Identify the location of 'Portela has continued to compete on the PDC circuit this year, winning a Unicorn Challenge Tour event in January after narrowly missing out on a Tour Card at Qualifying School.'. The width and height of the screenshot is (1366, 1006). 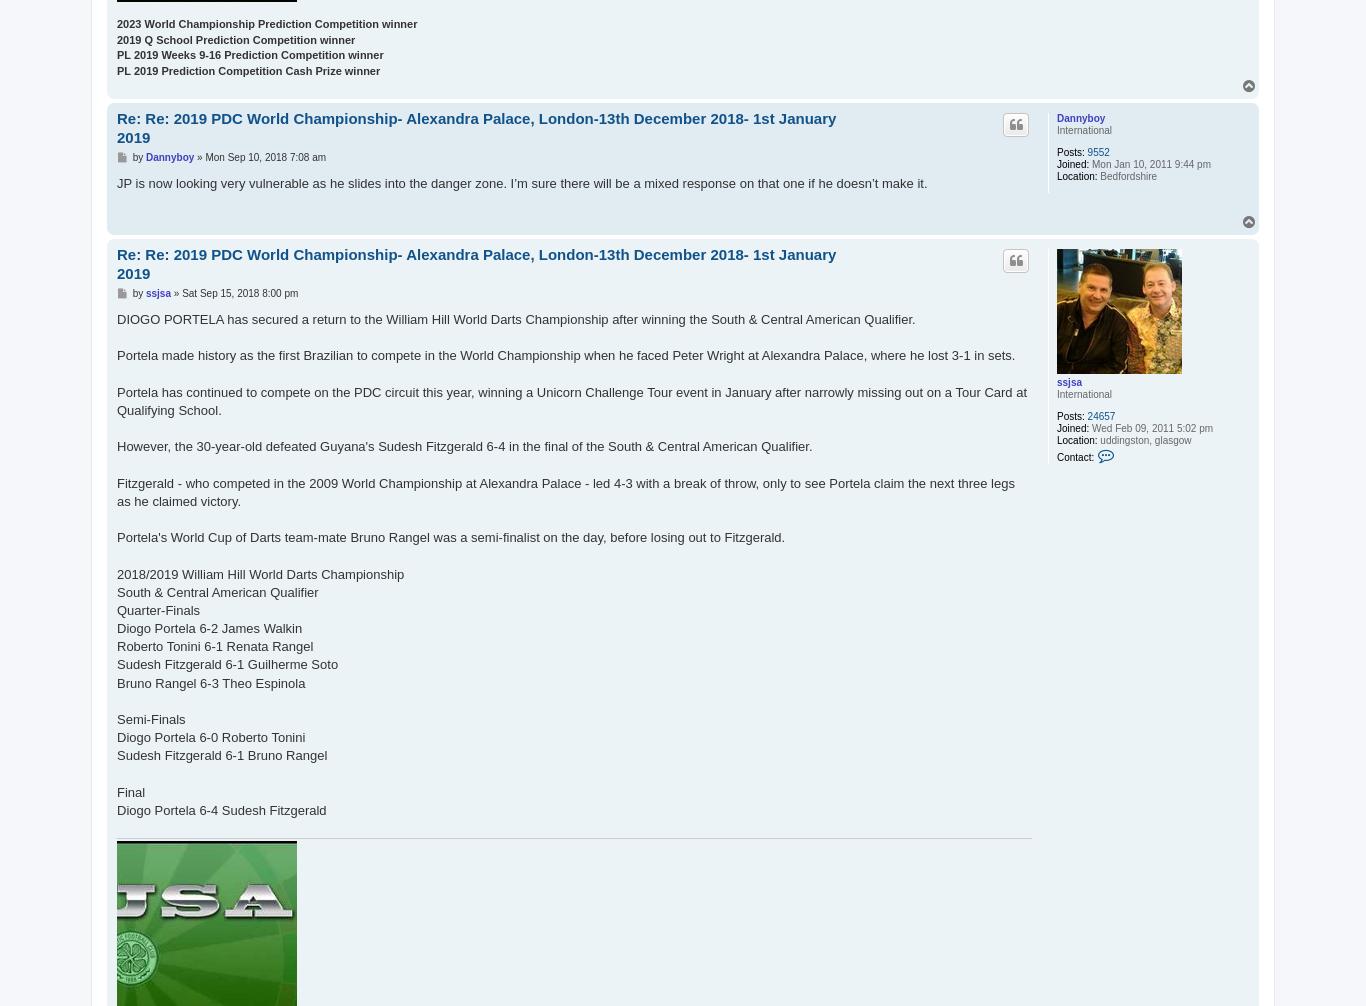
(570, 399).